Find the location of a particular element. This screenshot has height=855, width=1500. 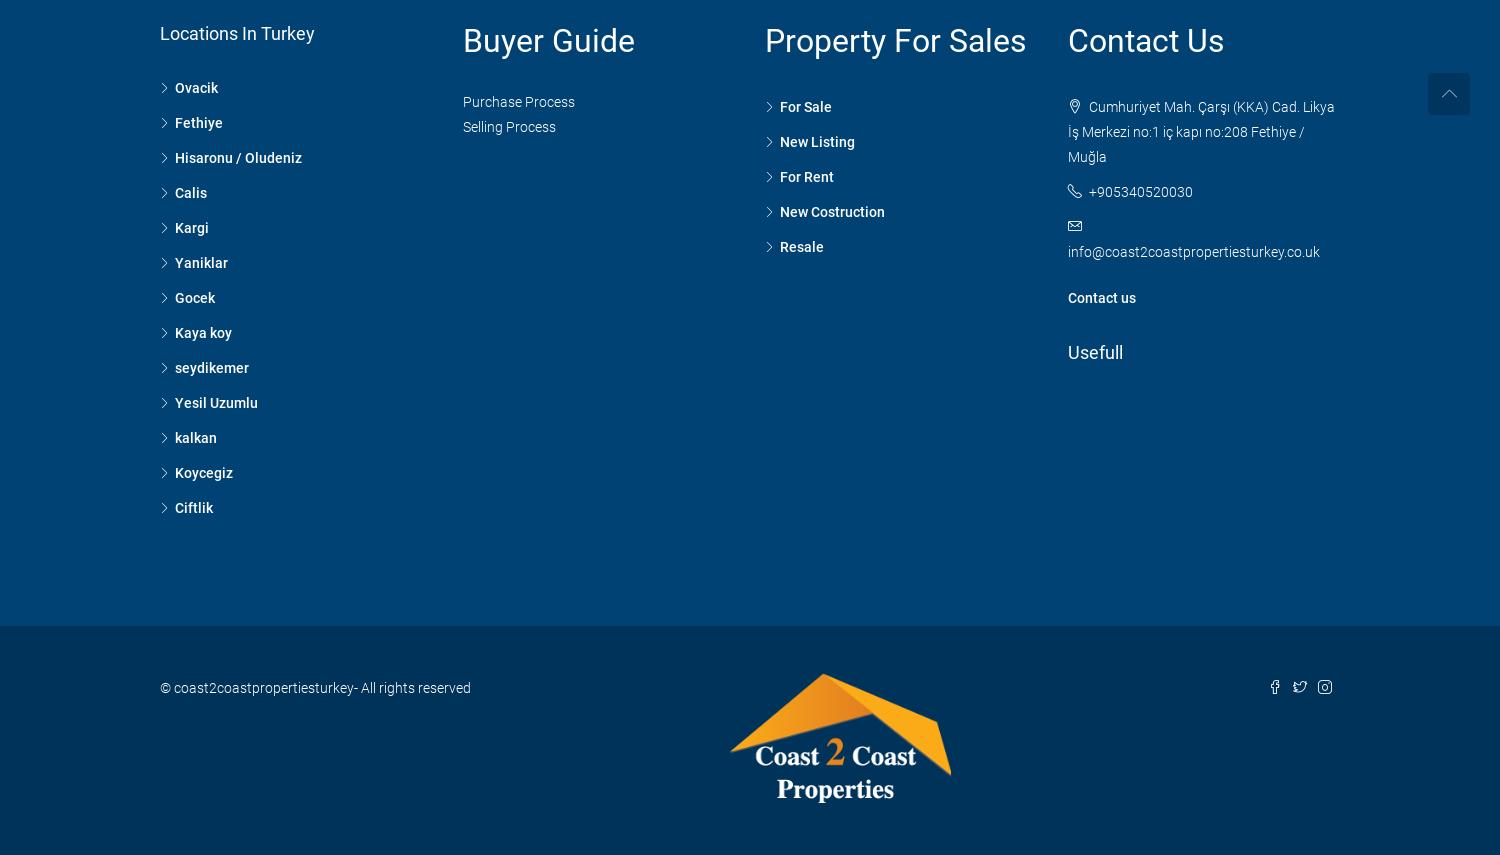

'seydikemer' is located at coordinates (210, 366).